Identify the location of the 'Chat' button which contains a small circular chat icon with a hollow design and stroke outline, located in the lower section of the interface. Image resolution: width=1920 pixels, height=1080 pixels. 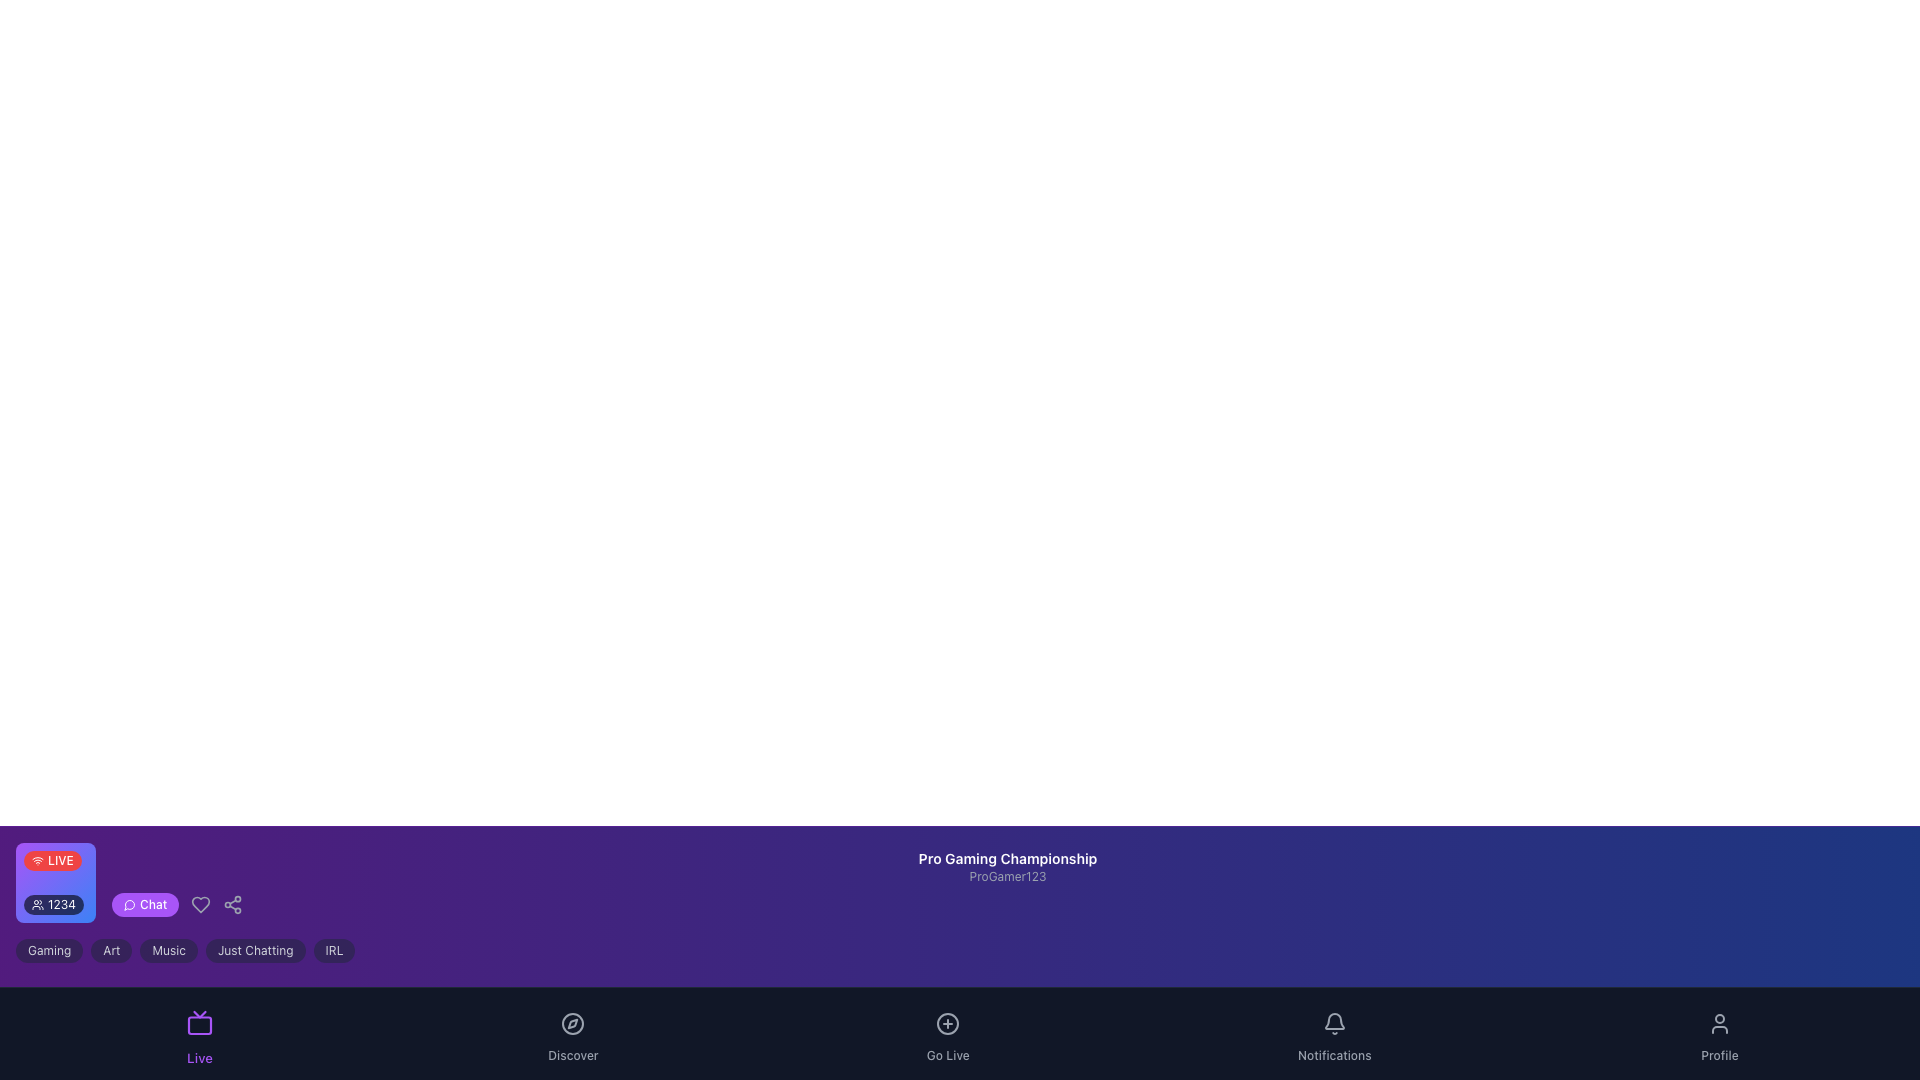
(128, 905).